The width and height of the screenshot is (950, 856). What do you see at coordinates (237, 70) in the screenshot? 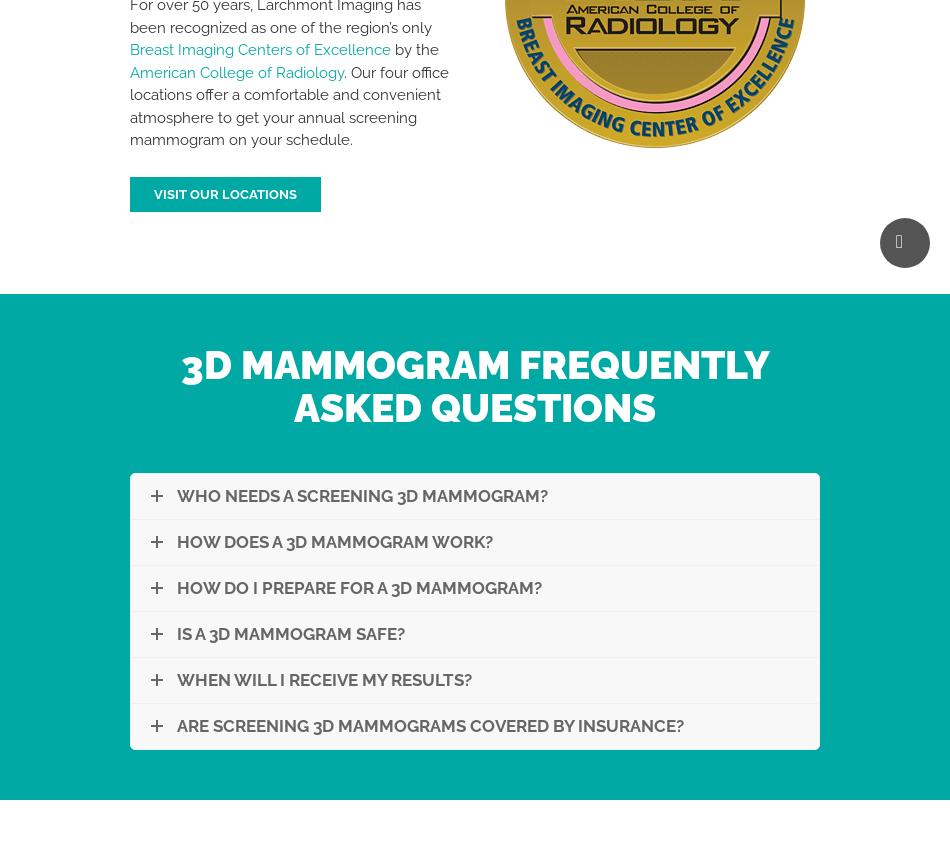
I see `'American College of Radiology'` at bounding box center [237, 70].